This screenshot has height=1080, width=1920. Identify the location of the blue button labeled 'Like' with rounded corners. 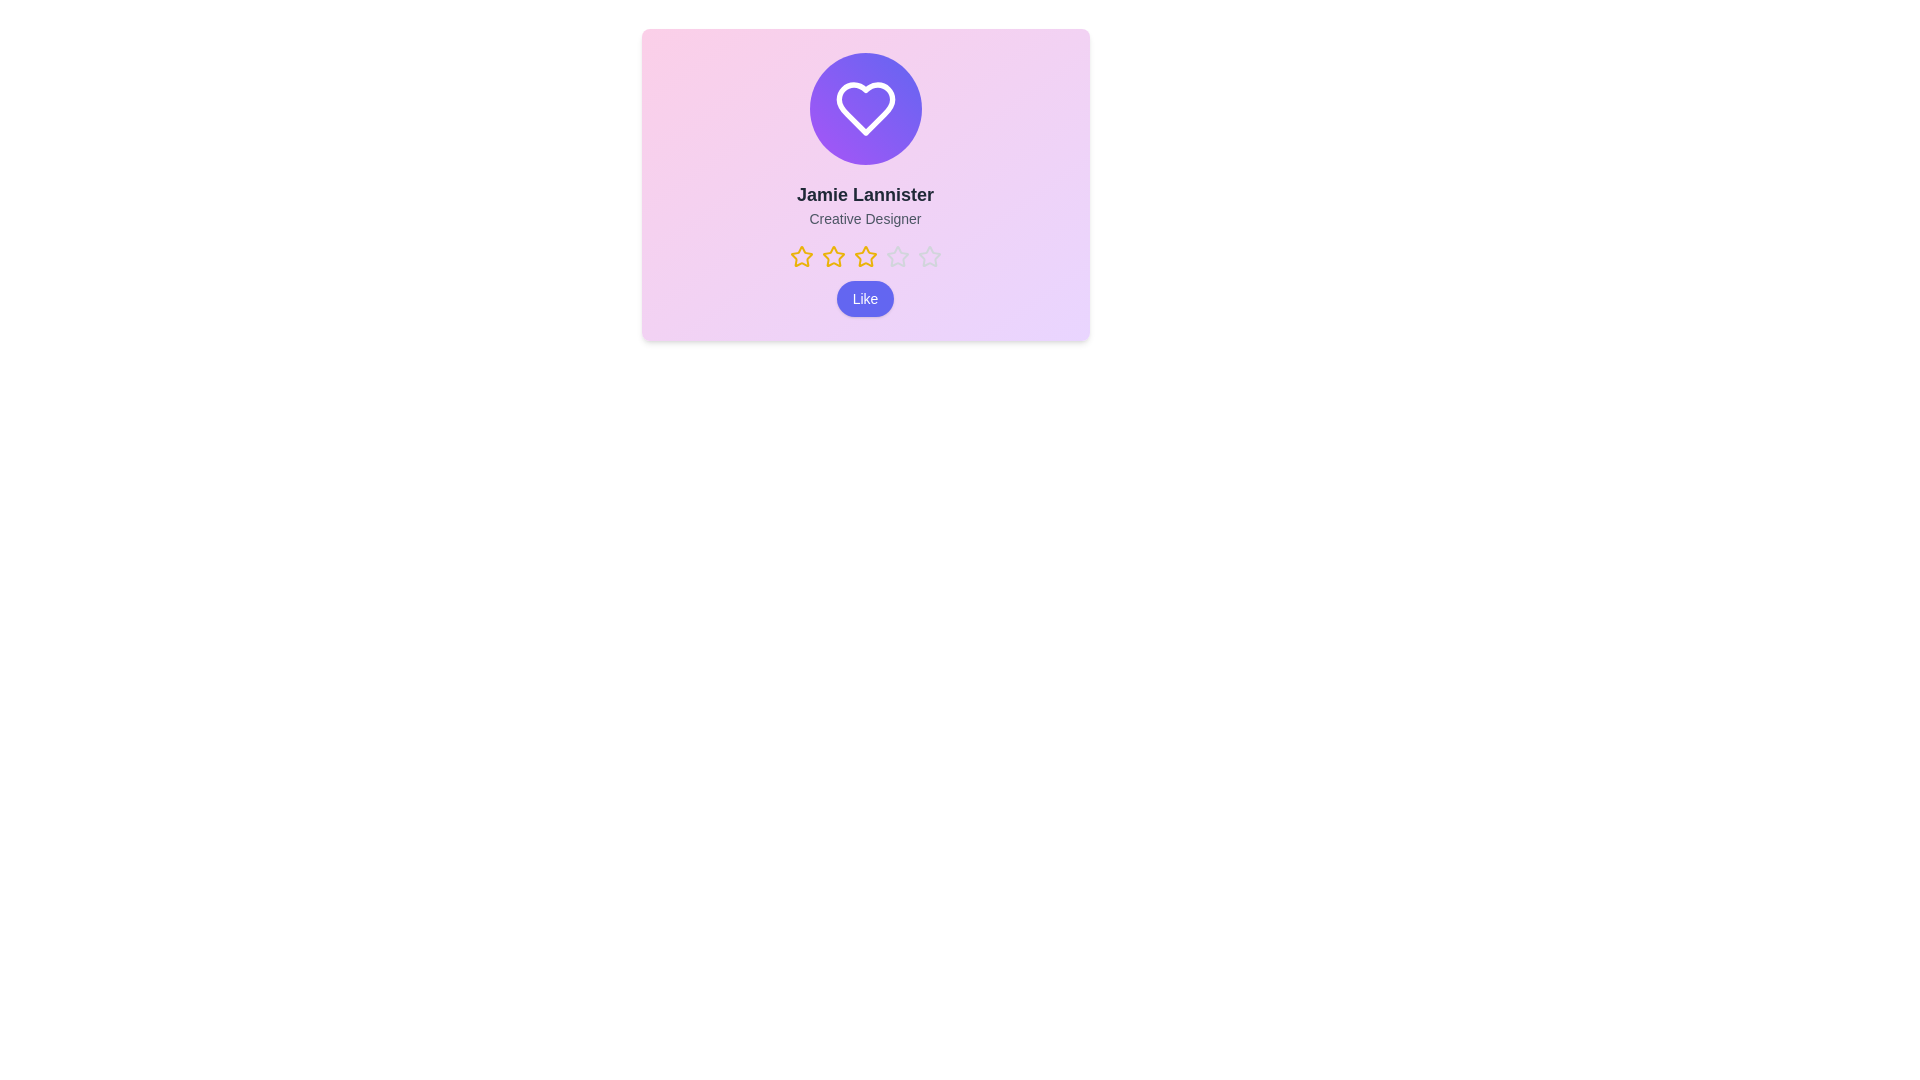
(865, 299).